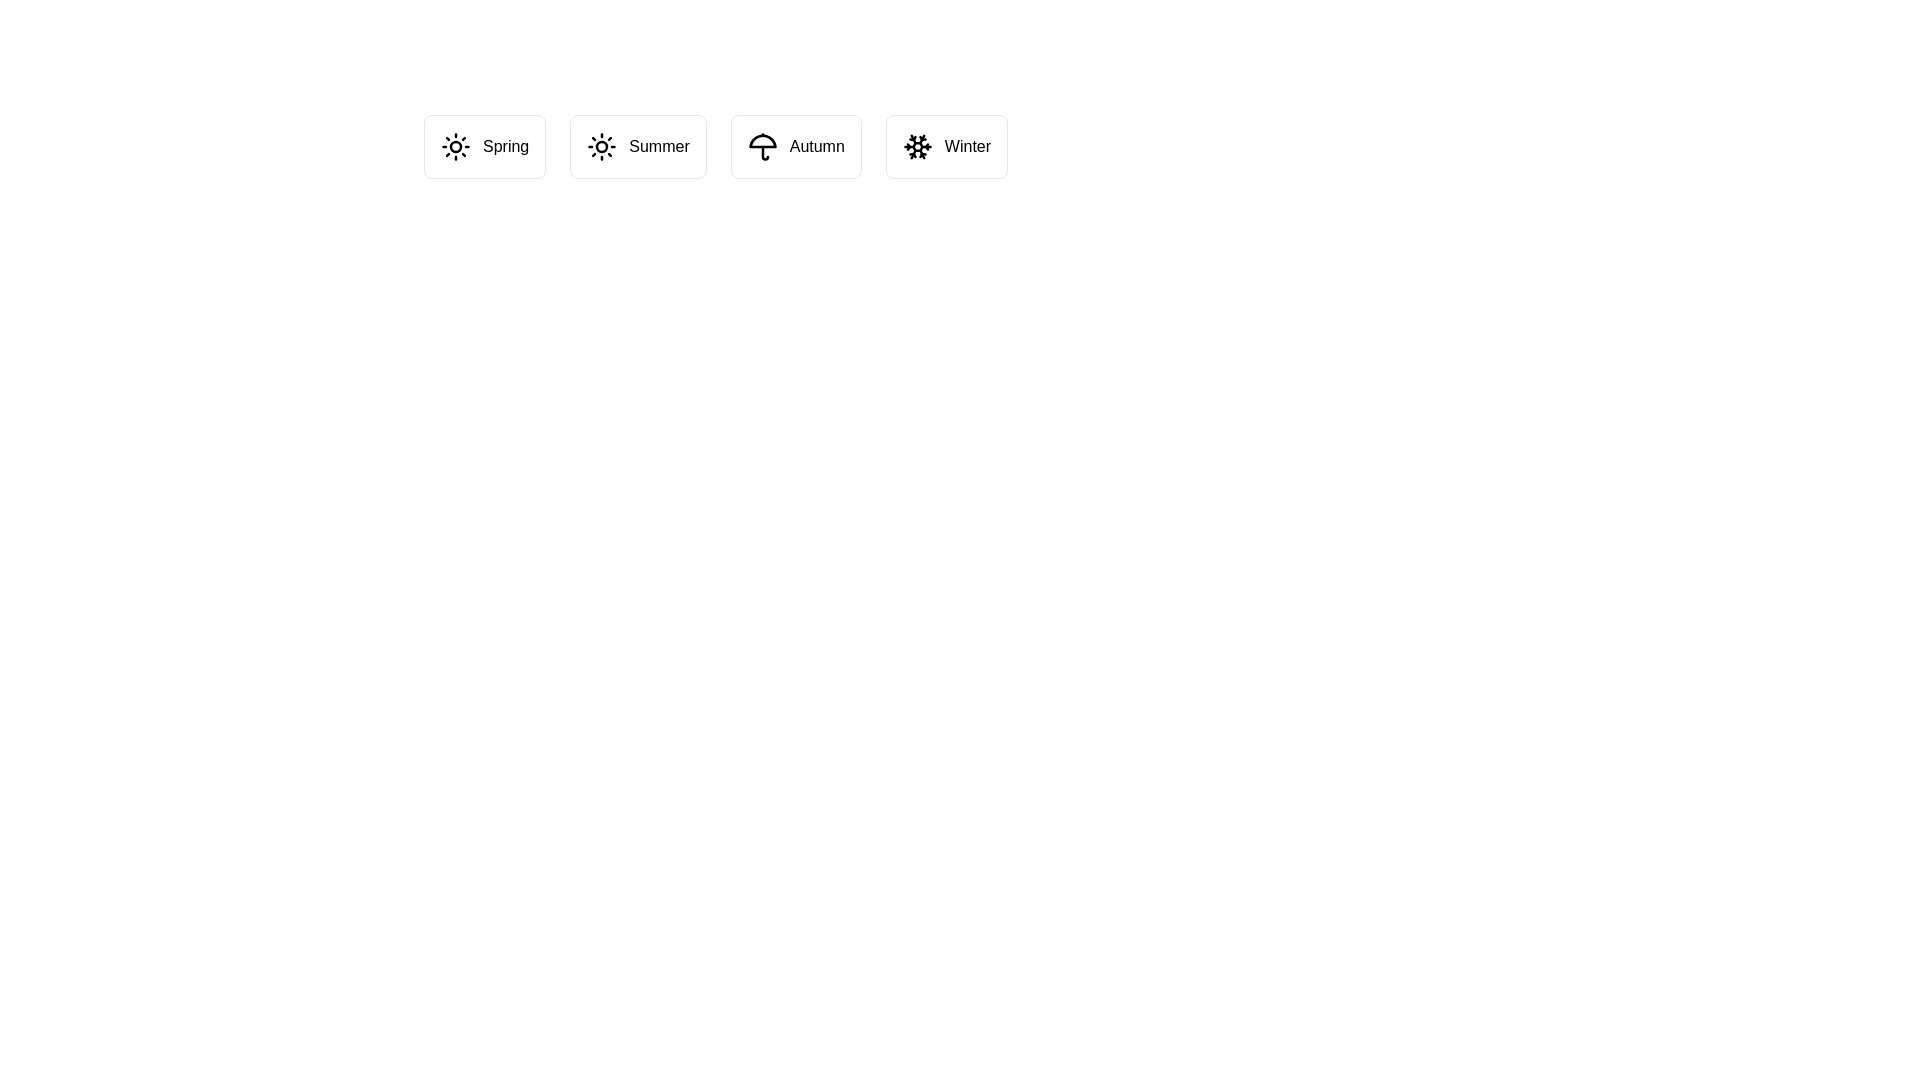 The height and width of the screenshot is (1080, 1920). I want to click on the stylized sun icon located within the 'Summer' button, so click(601, 145).